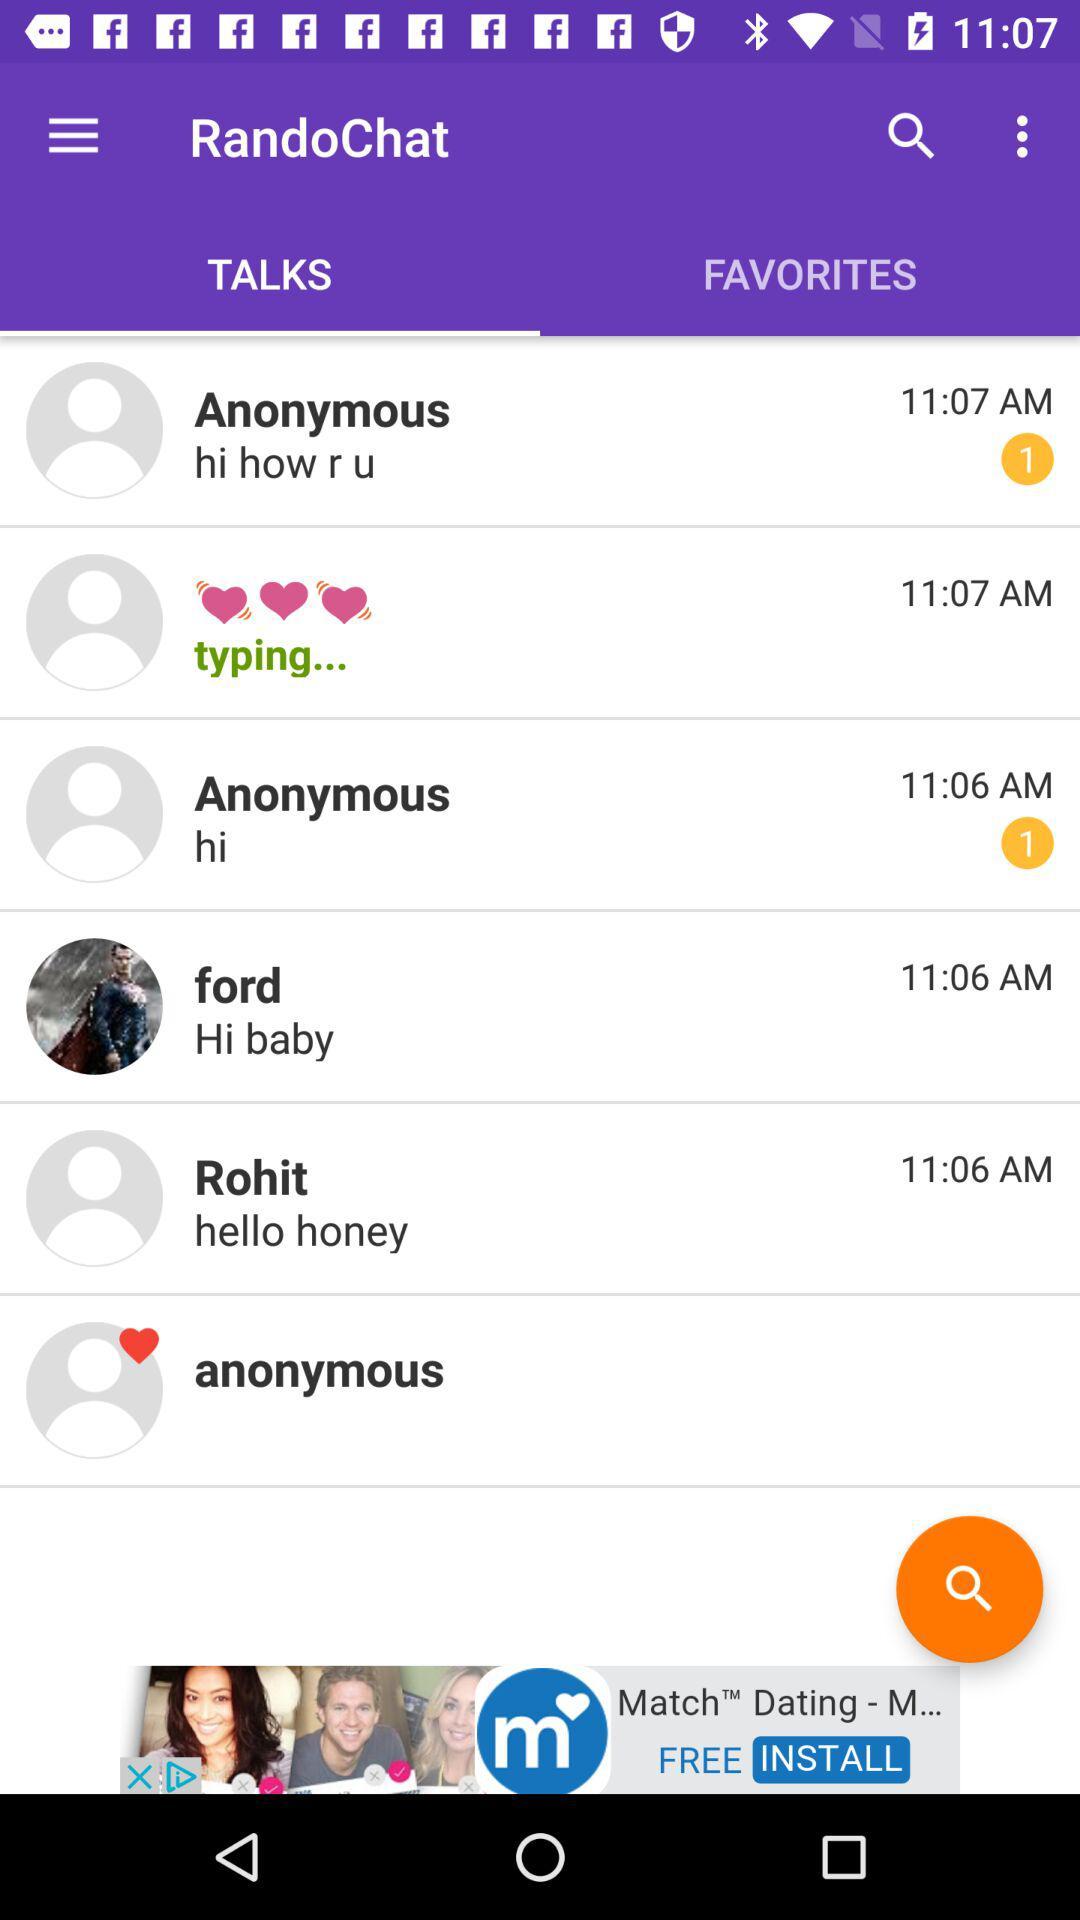  I want to click on images, so click(94, 621).